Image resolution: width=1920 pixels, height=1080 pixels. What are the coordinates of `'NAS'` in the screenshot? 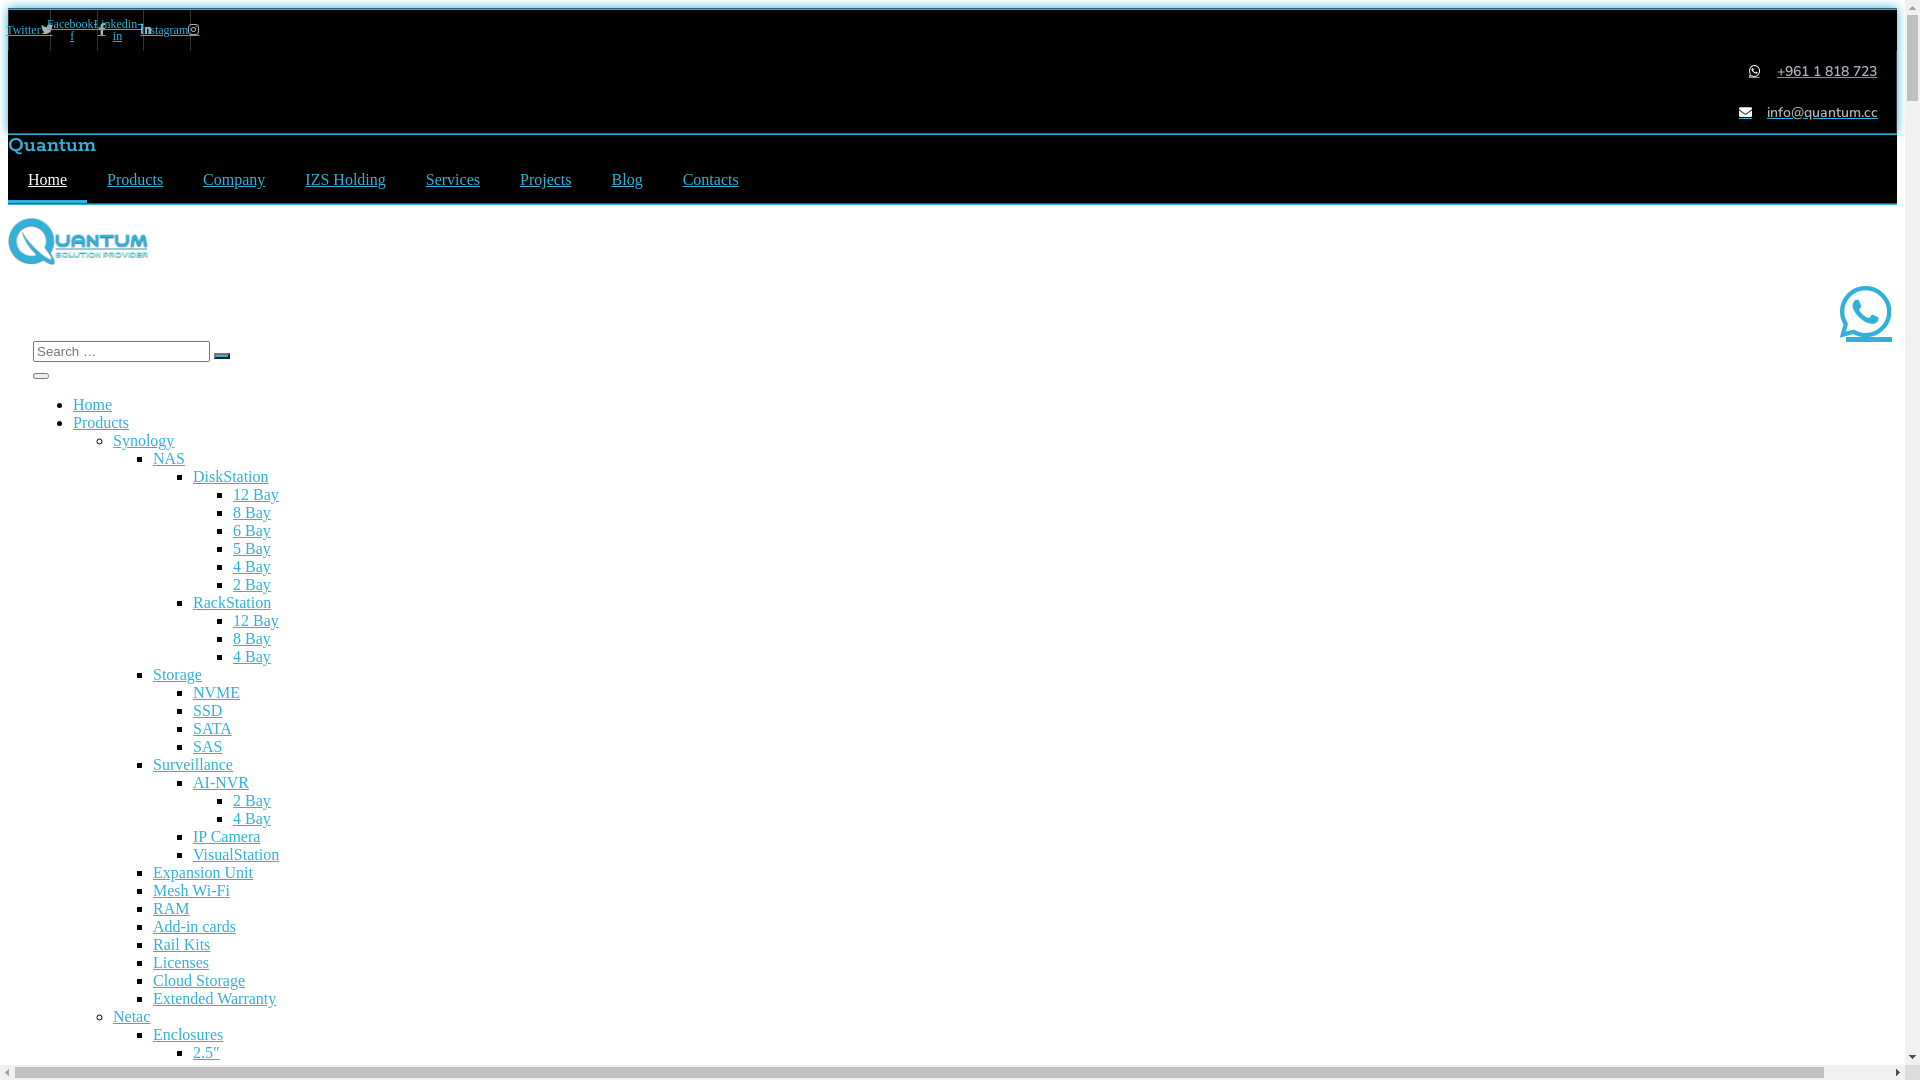 It's located at (152, 458).